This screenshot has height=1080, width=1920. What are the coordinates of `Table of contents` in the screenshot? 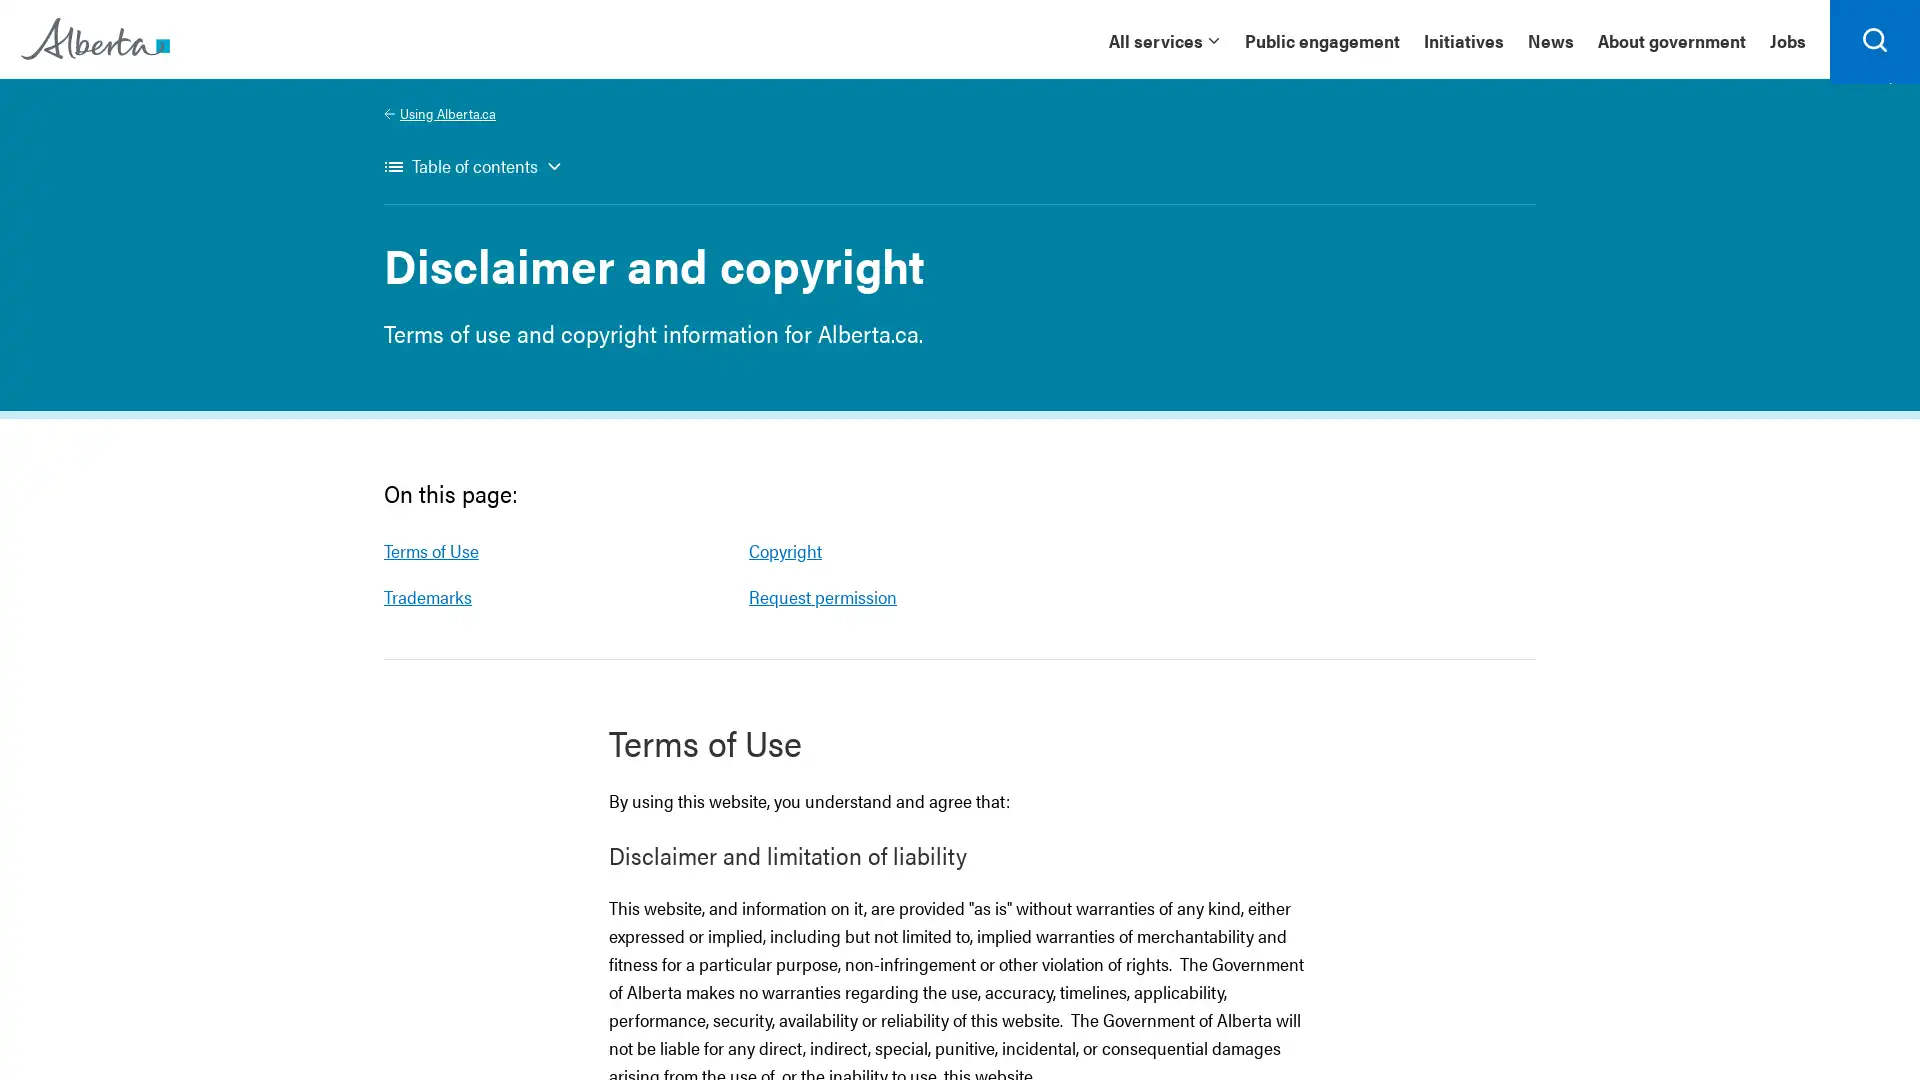 It's located at (472, 176).